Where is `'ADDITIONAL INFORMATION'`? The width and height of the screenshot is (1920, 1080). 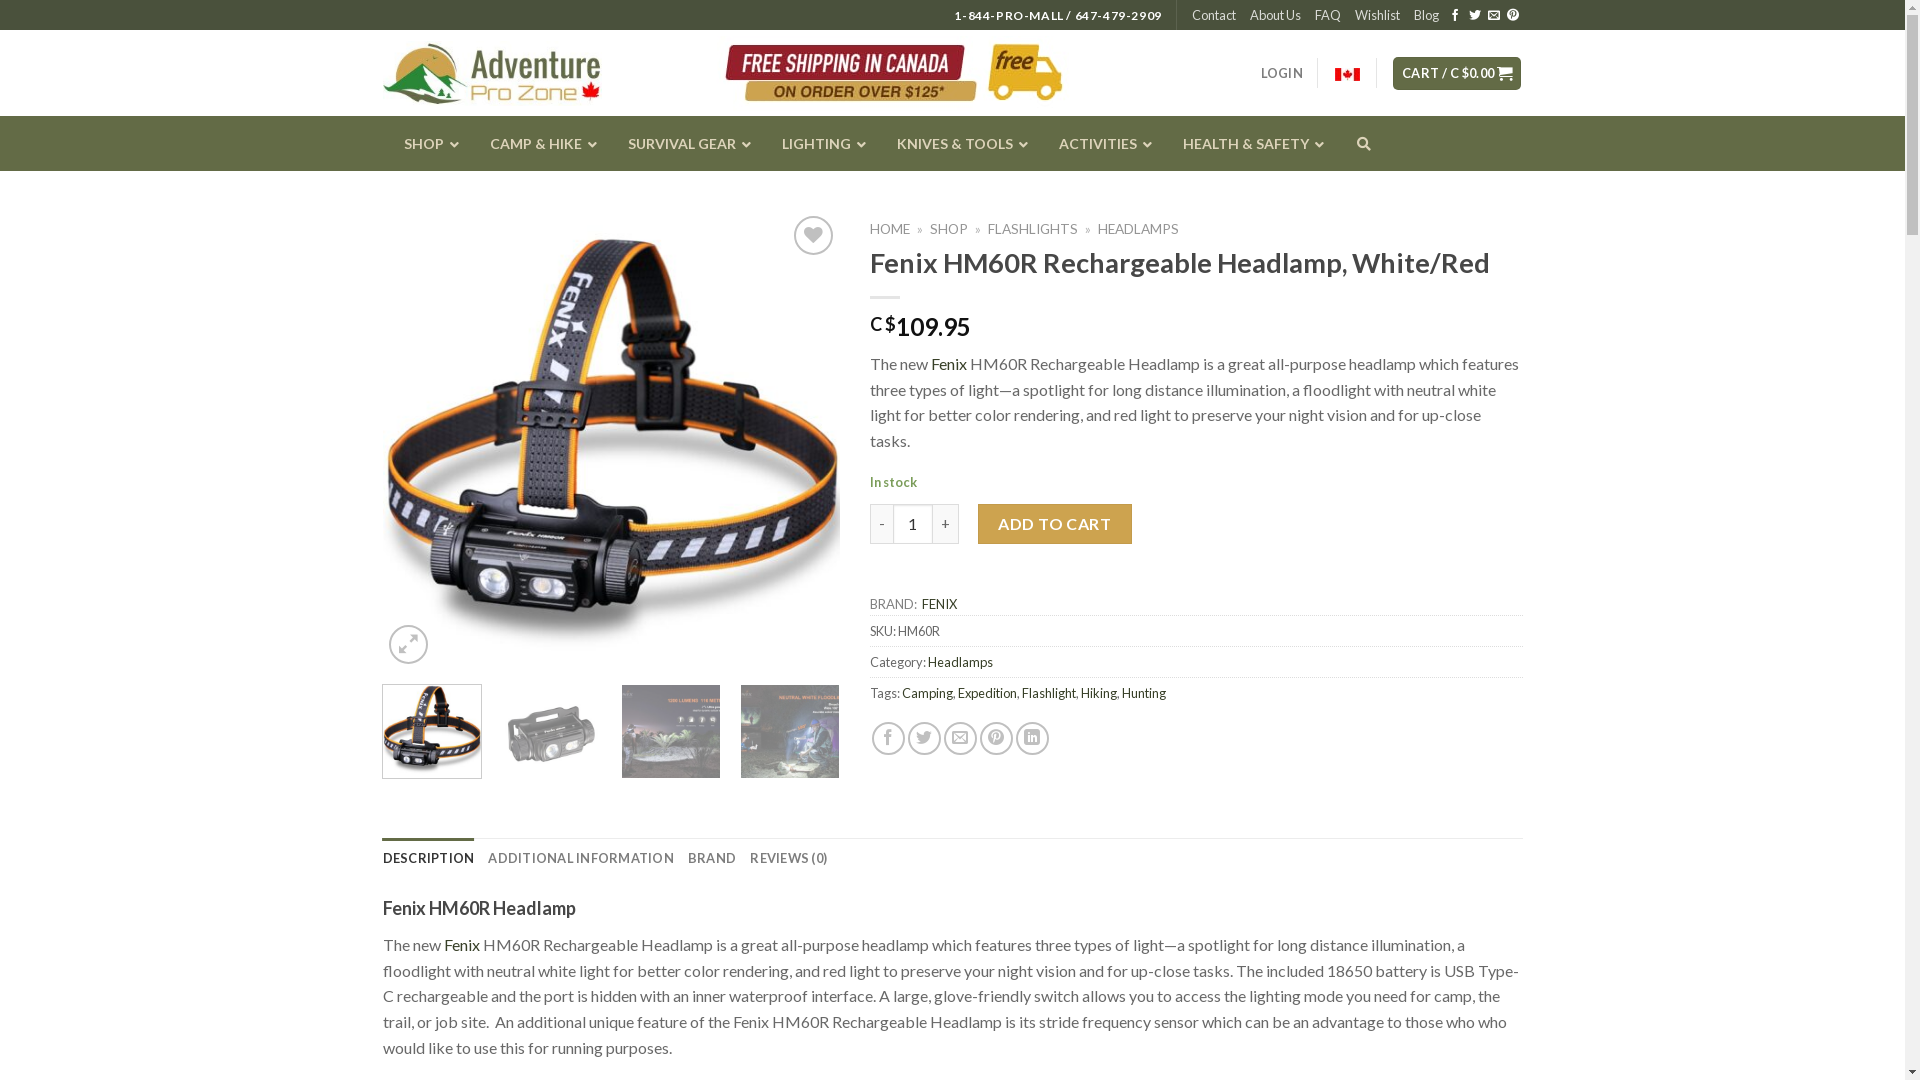
'ADDITIONAL INFORMATION' is located at coordinates (488, 856).